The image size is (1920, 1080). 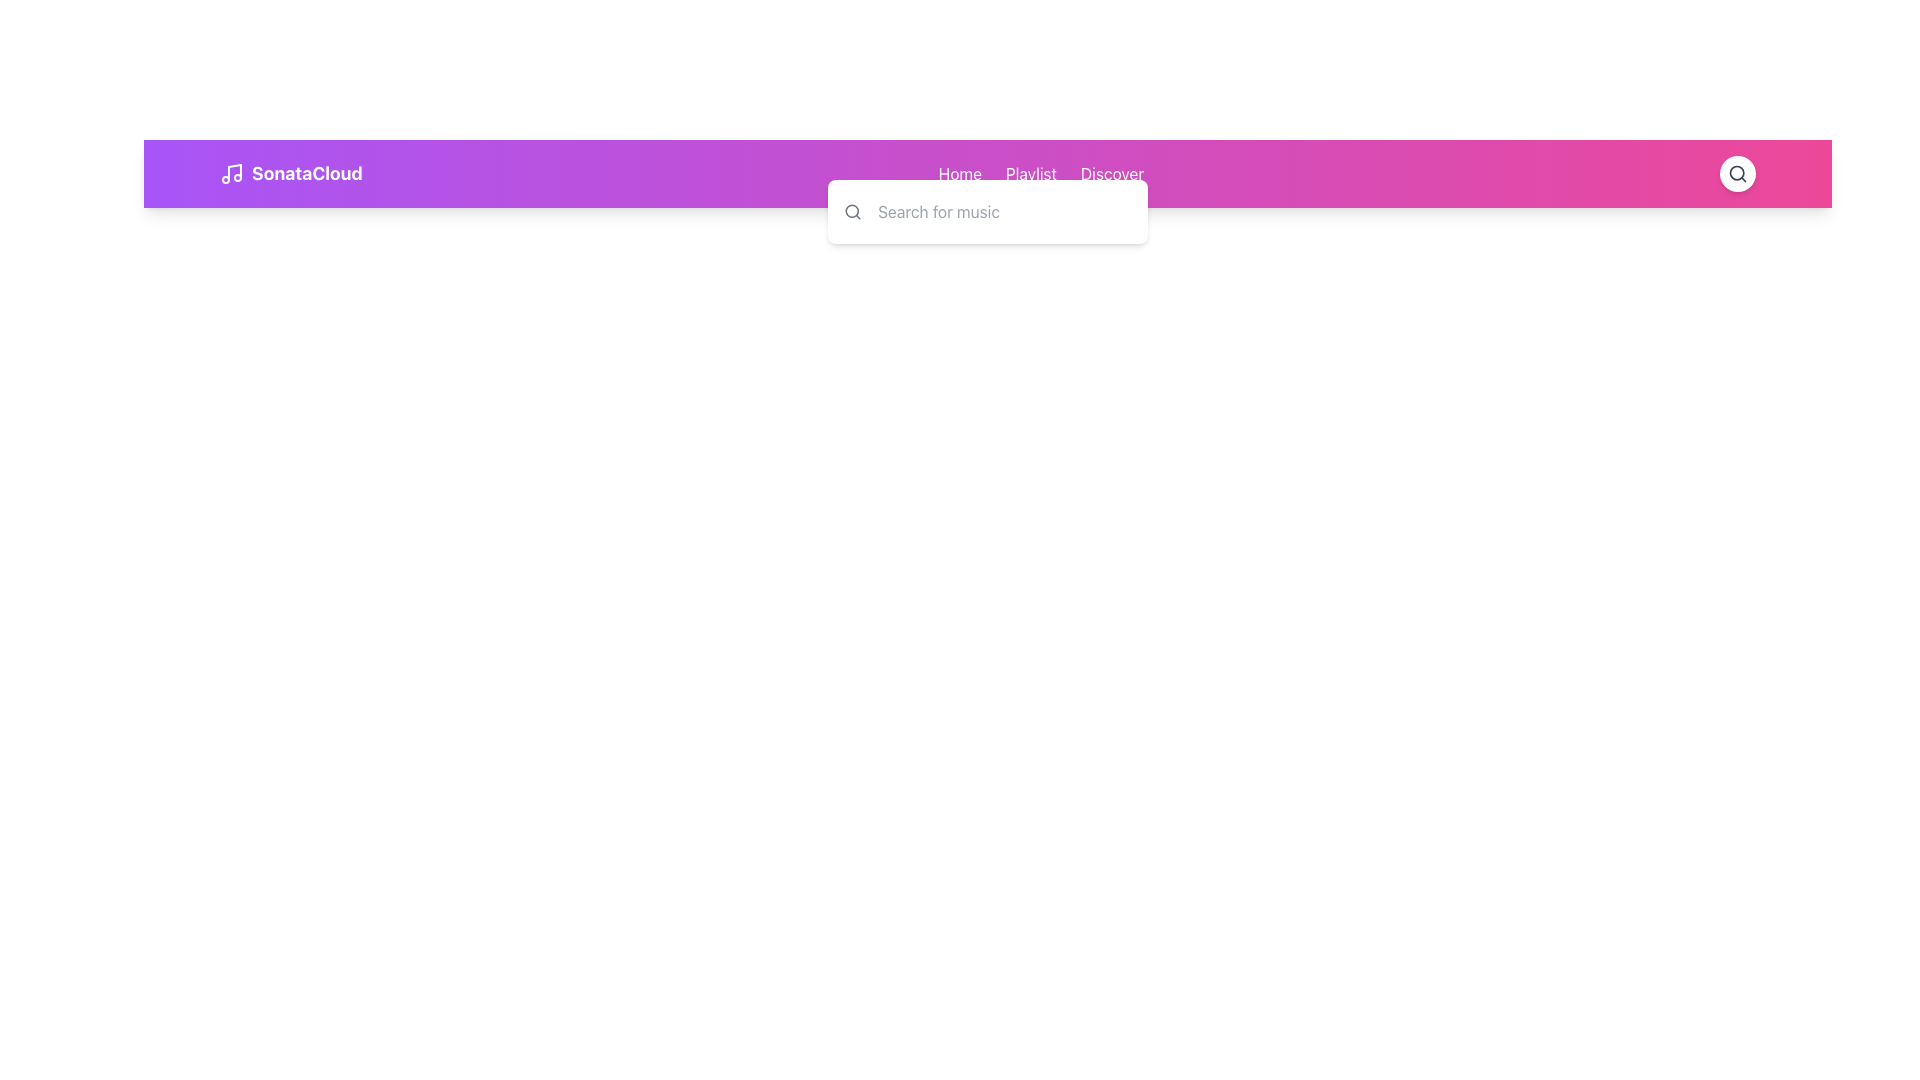 I want to click on the header text 'SonataCloud' with the music note icon, located at the leftmost side of the top navigation bar, so click(x=290, y=172).